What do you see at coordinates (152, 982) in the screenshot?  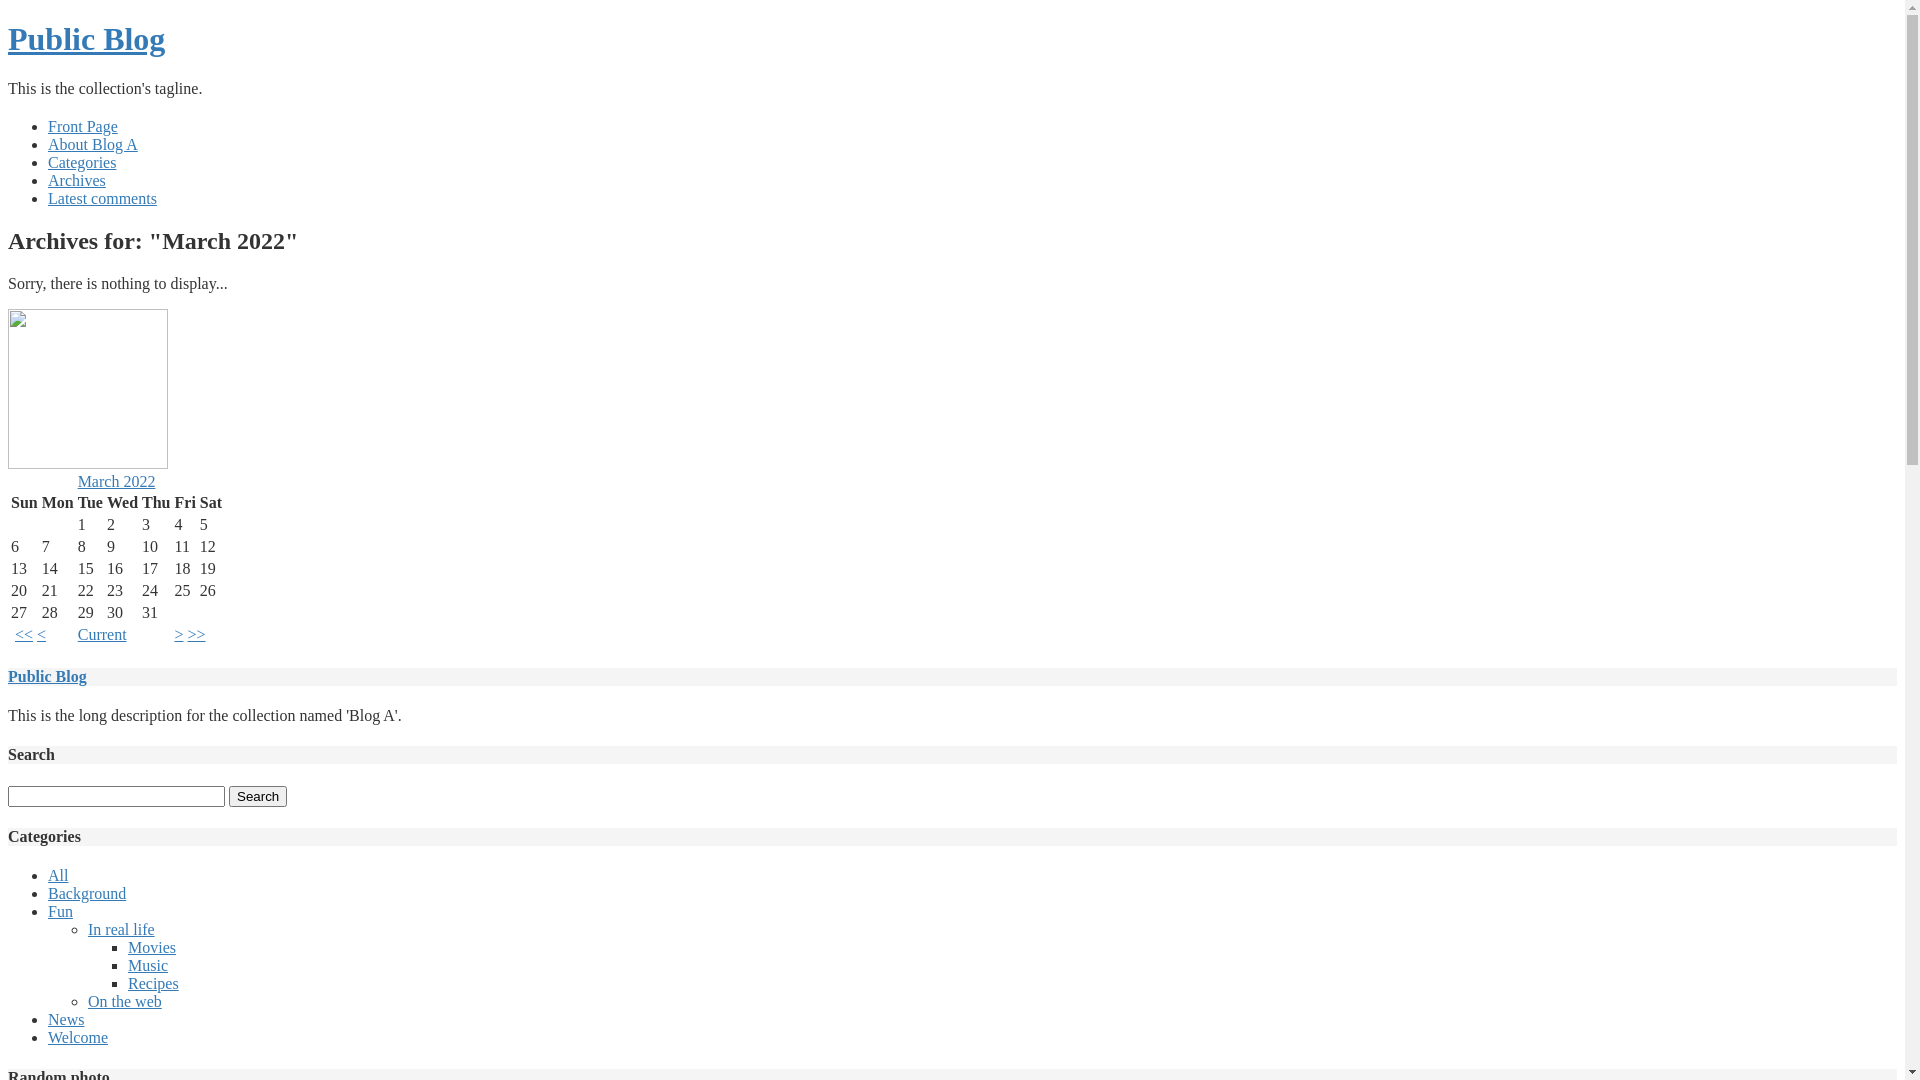 I see `'Recipes'` at bounding box center [152, 982].